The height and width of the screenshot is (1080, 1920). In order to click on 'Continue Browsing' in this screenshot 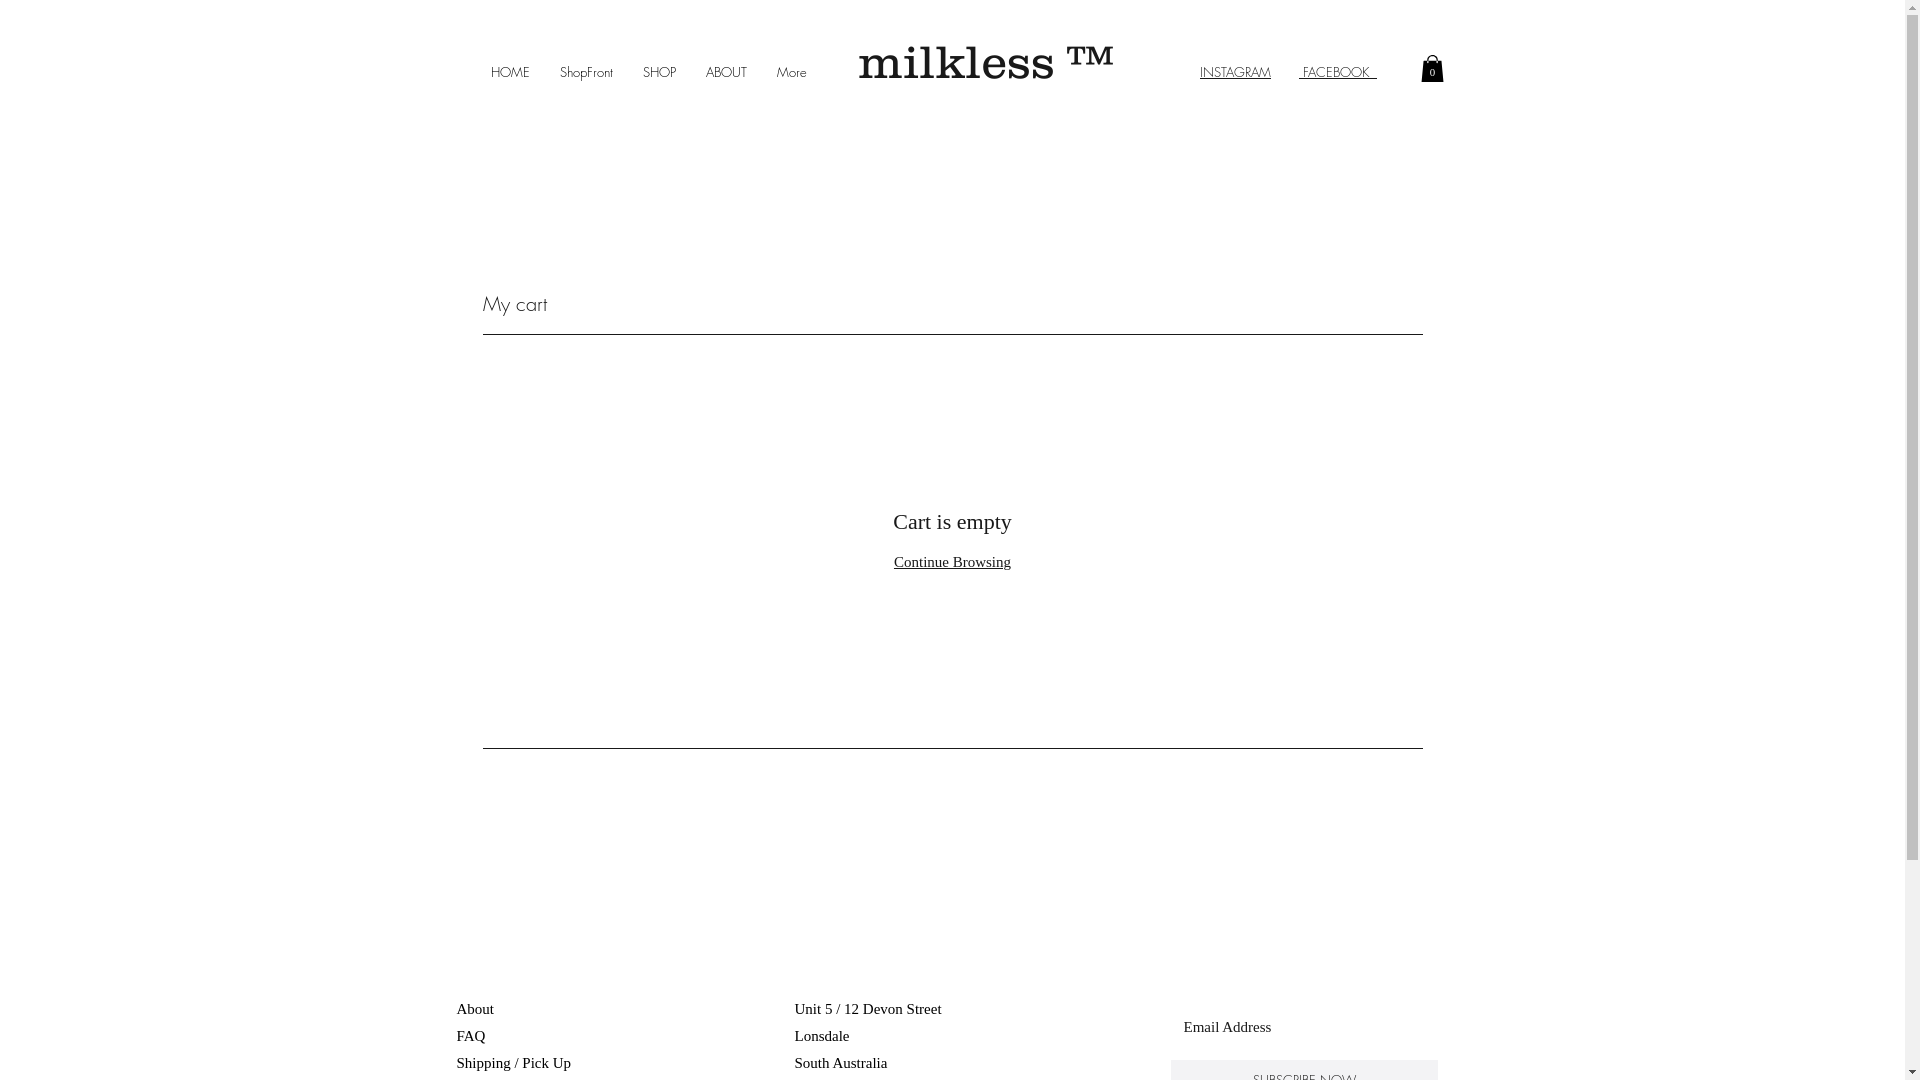, I will do `click(951, 562)`.